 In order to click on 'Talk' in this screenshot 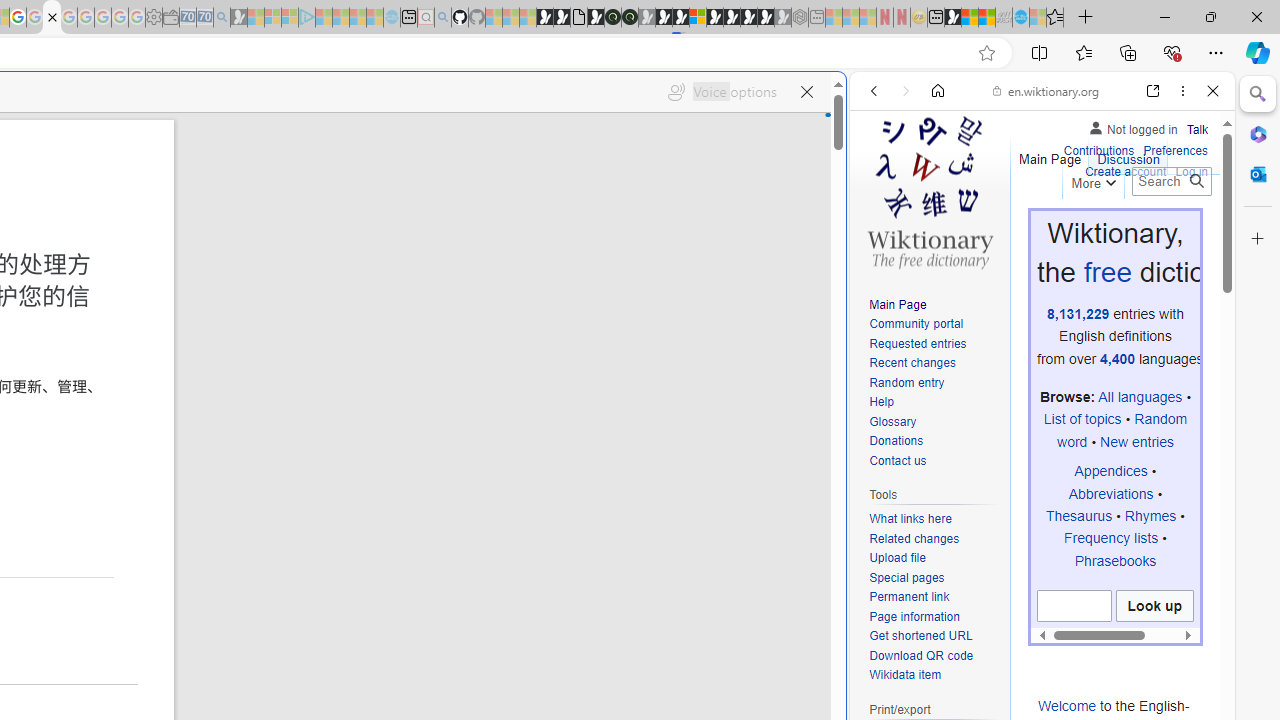, I will do `click(1197, 129)`.